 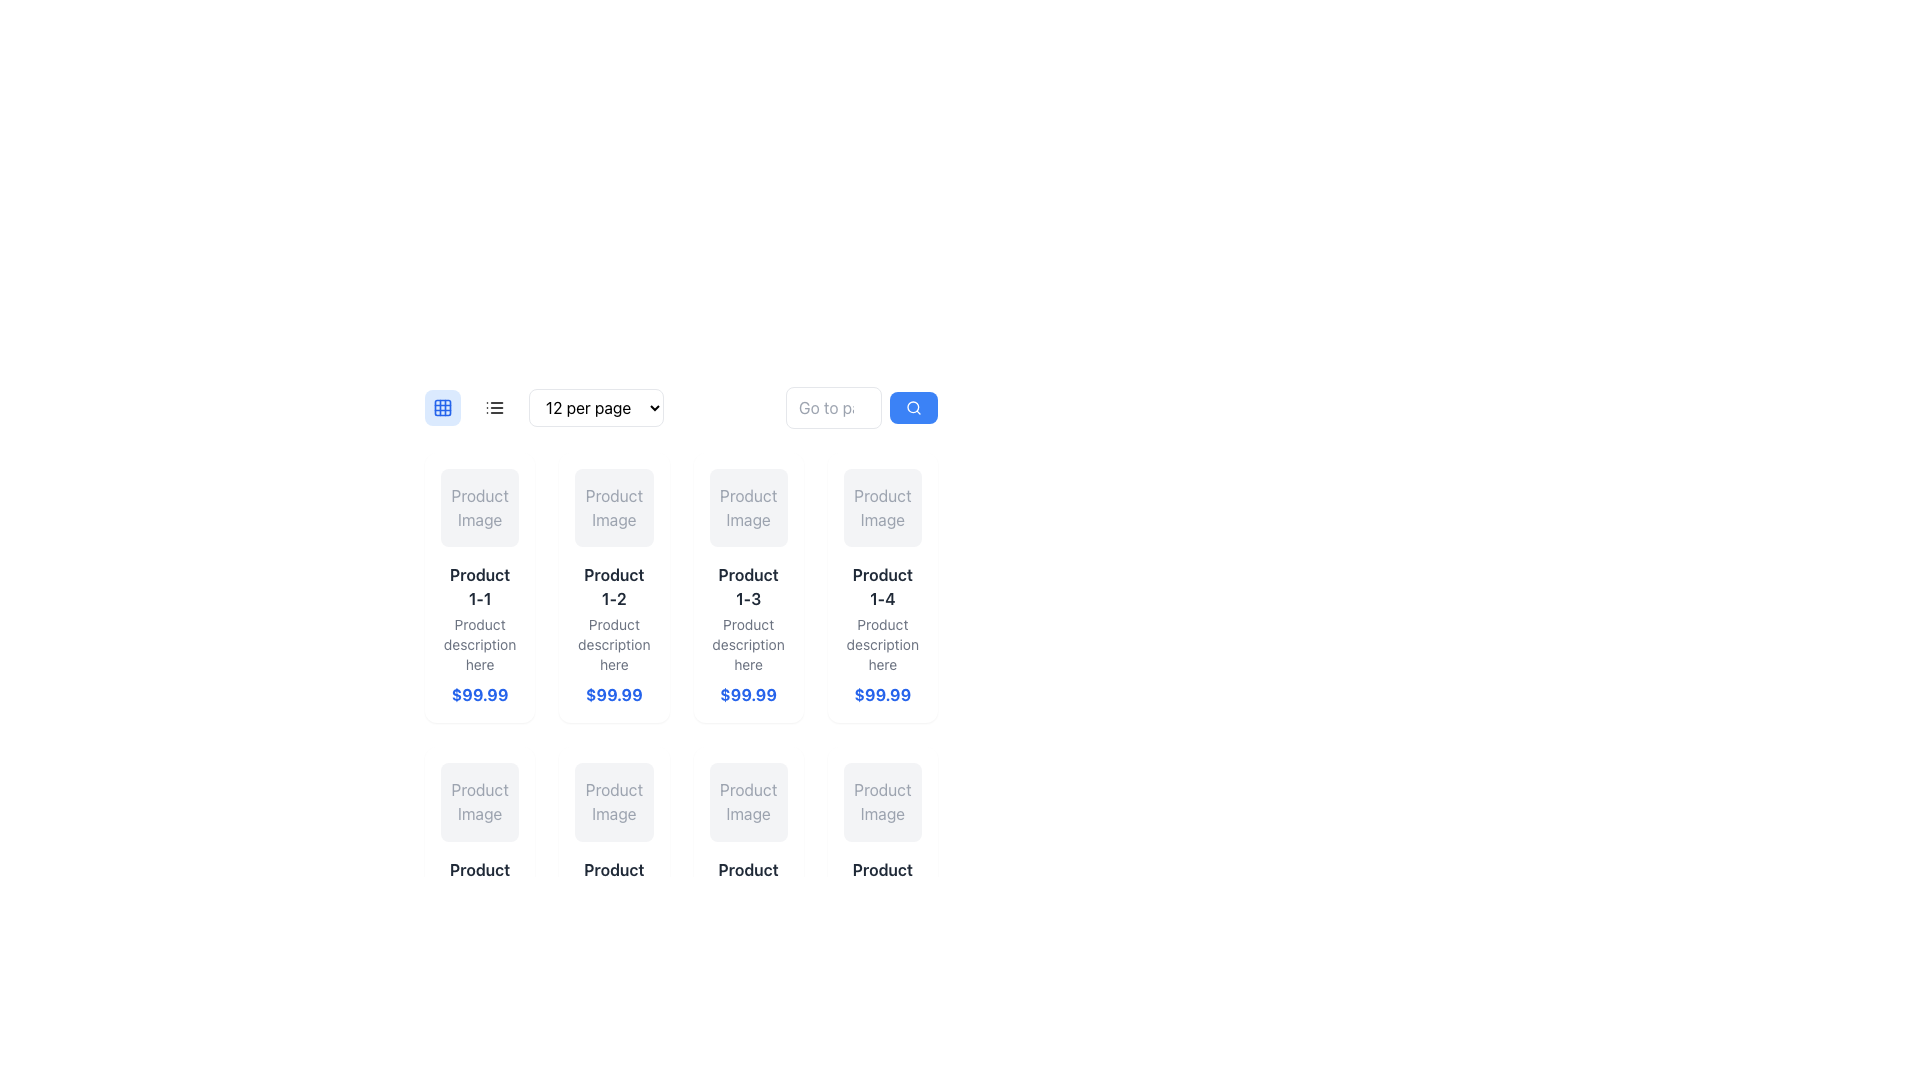 What do you see at coordinates (881, 635) in the screenshot?
I see `textual information displayed in the Text Block located at the bottom-right of the content area beneath the 'Product Image', which includes 'Product 1-4', 'Product description here', and '$99.99'` at bounding box center [881, 635].